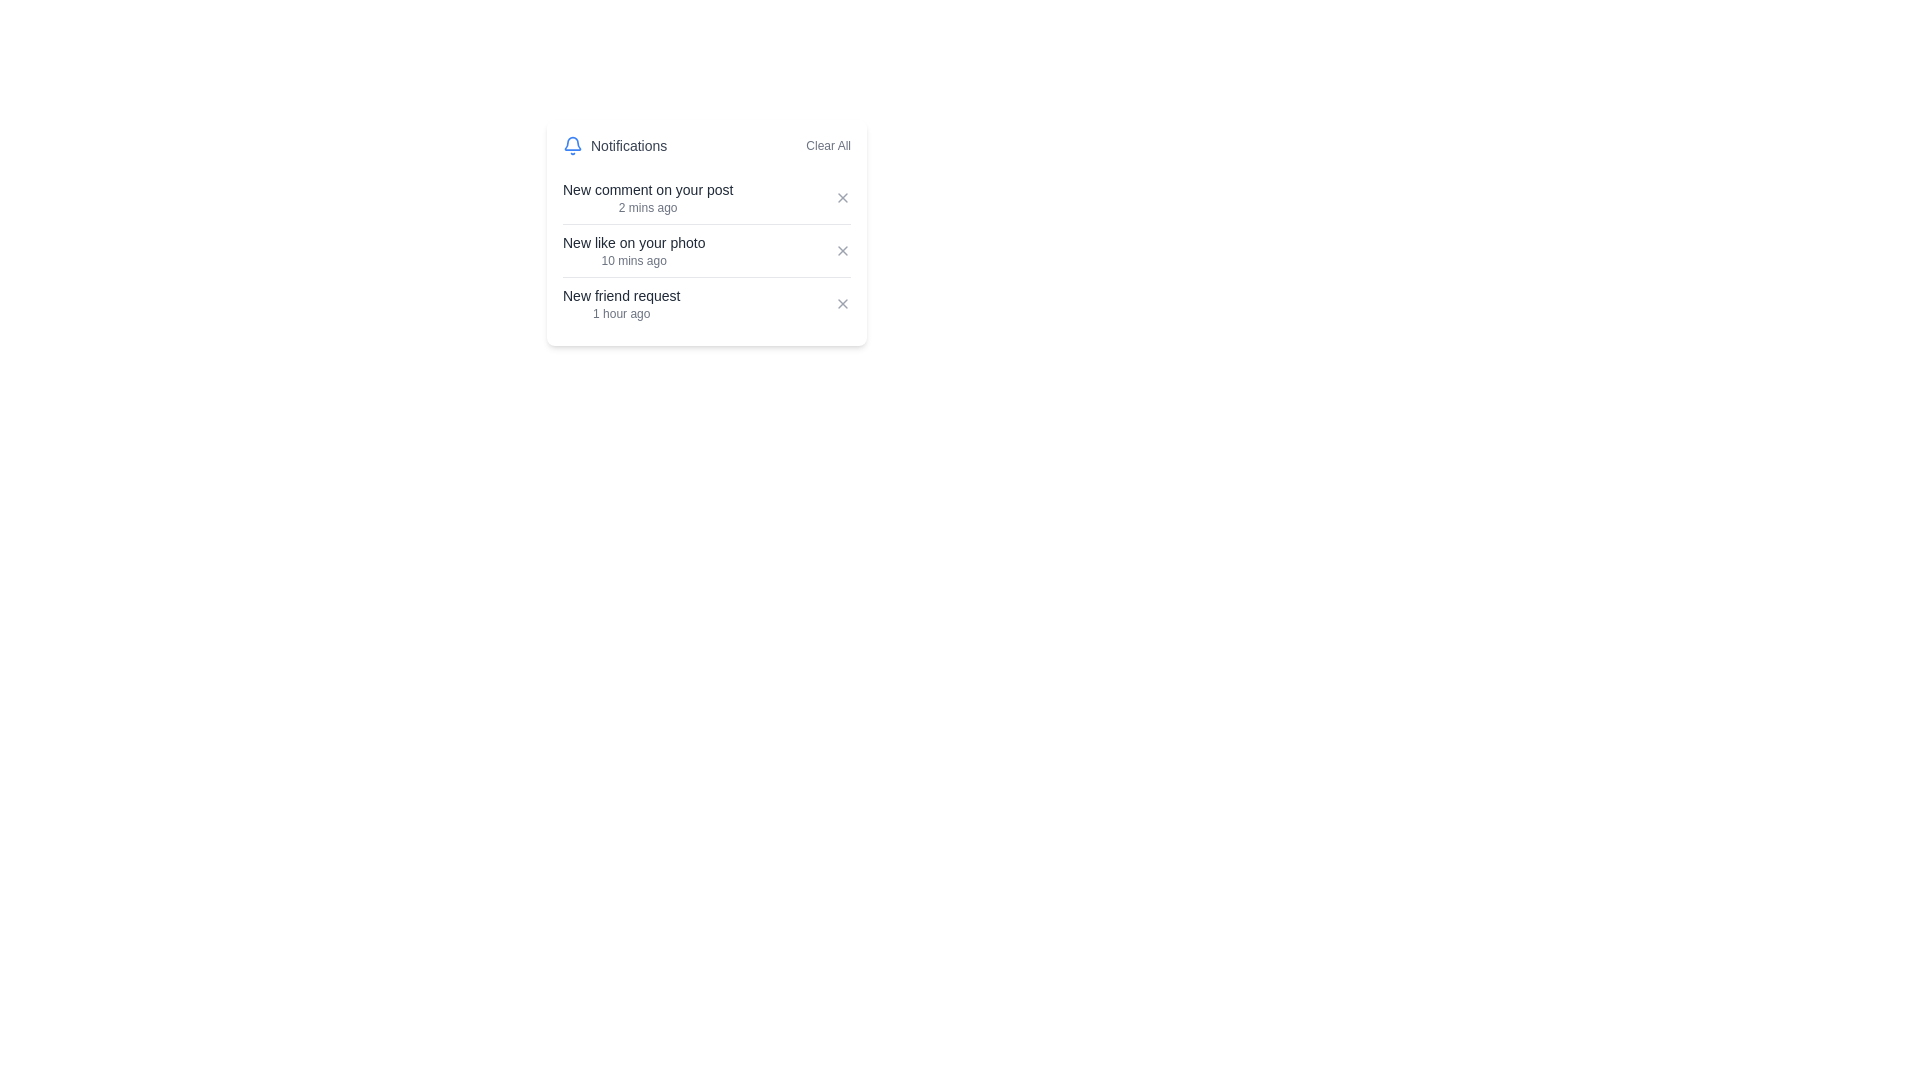 This screenshot has width=1920, height=1080. What do you see at coordinates (648, 197) in the screenshot?
I see `first textual notification about a recent comment on the user's post located in the notifications list under the 'Notifications' header` at bounding box center [648, 197].